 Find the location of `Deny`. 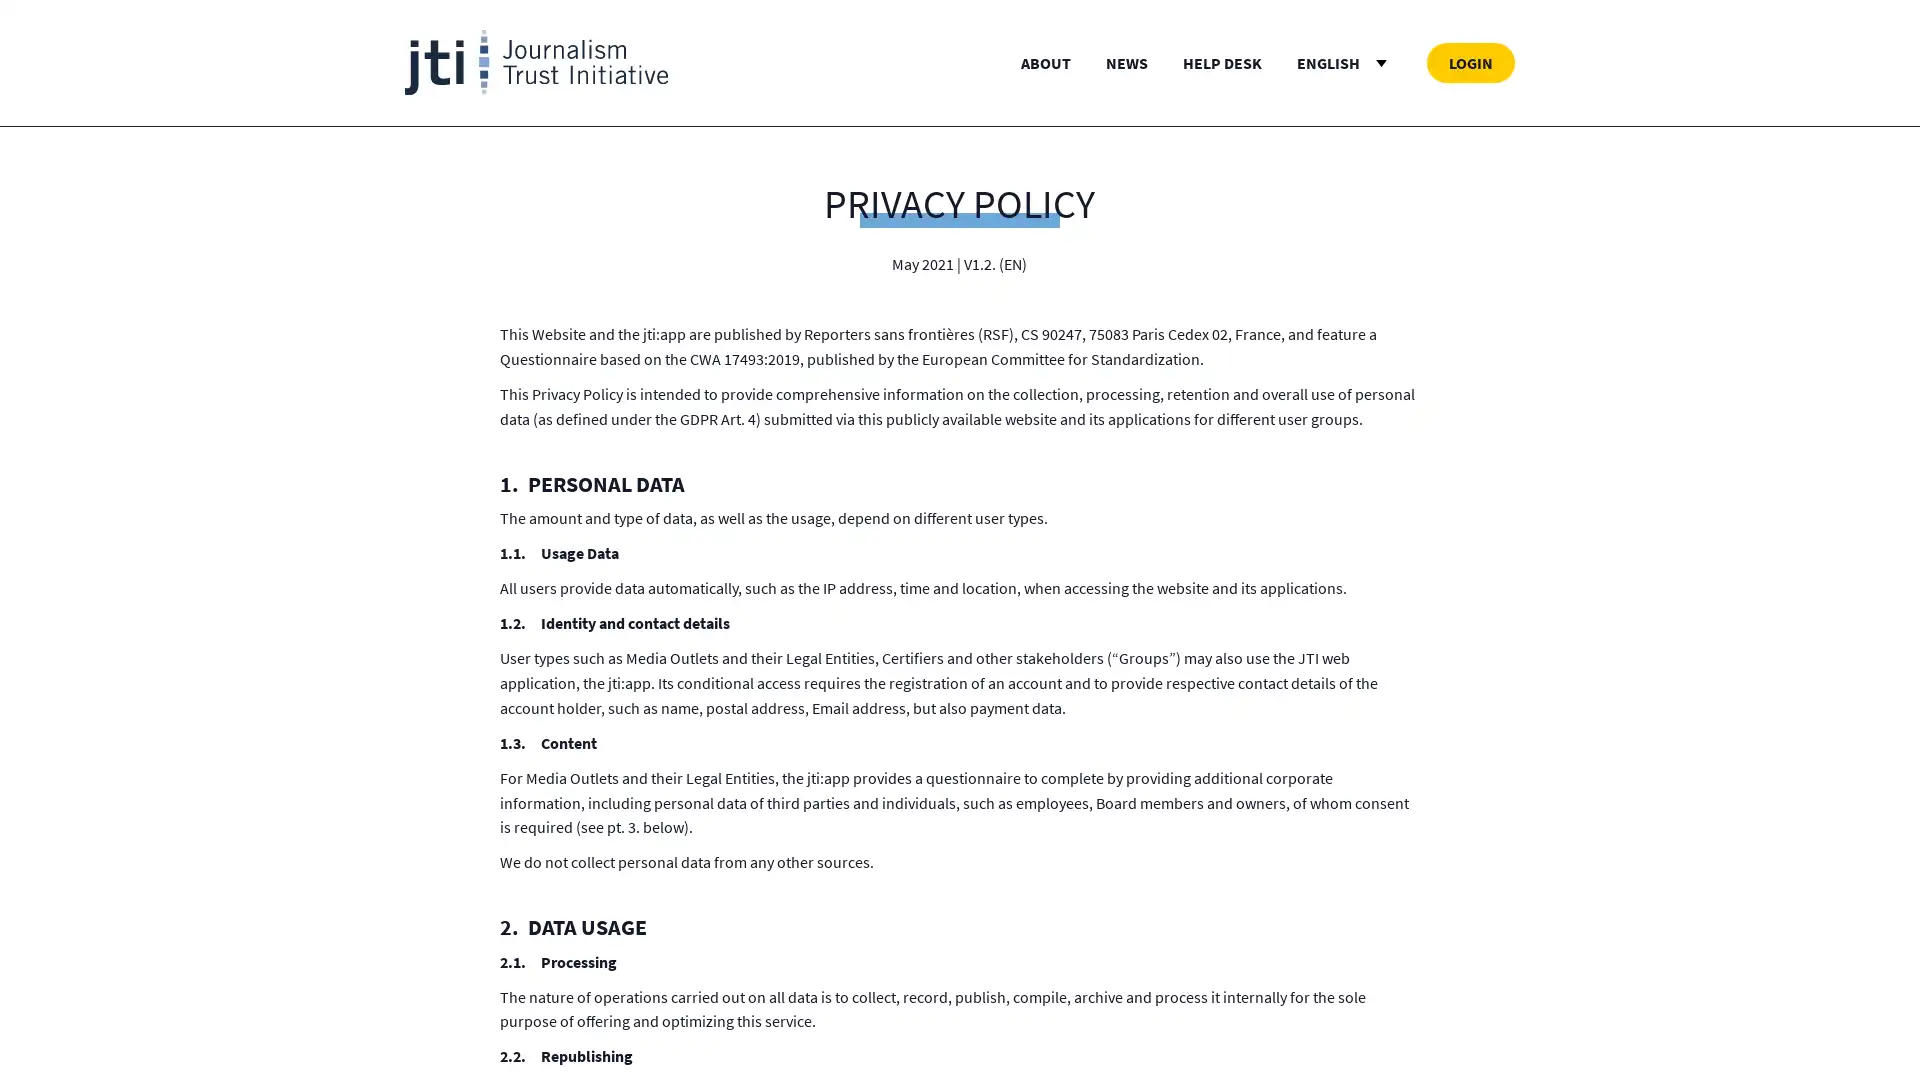

Deny is located at coordinates (958, 654).